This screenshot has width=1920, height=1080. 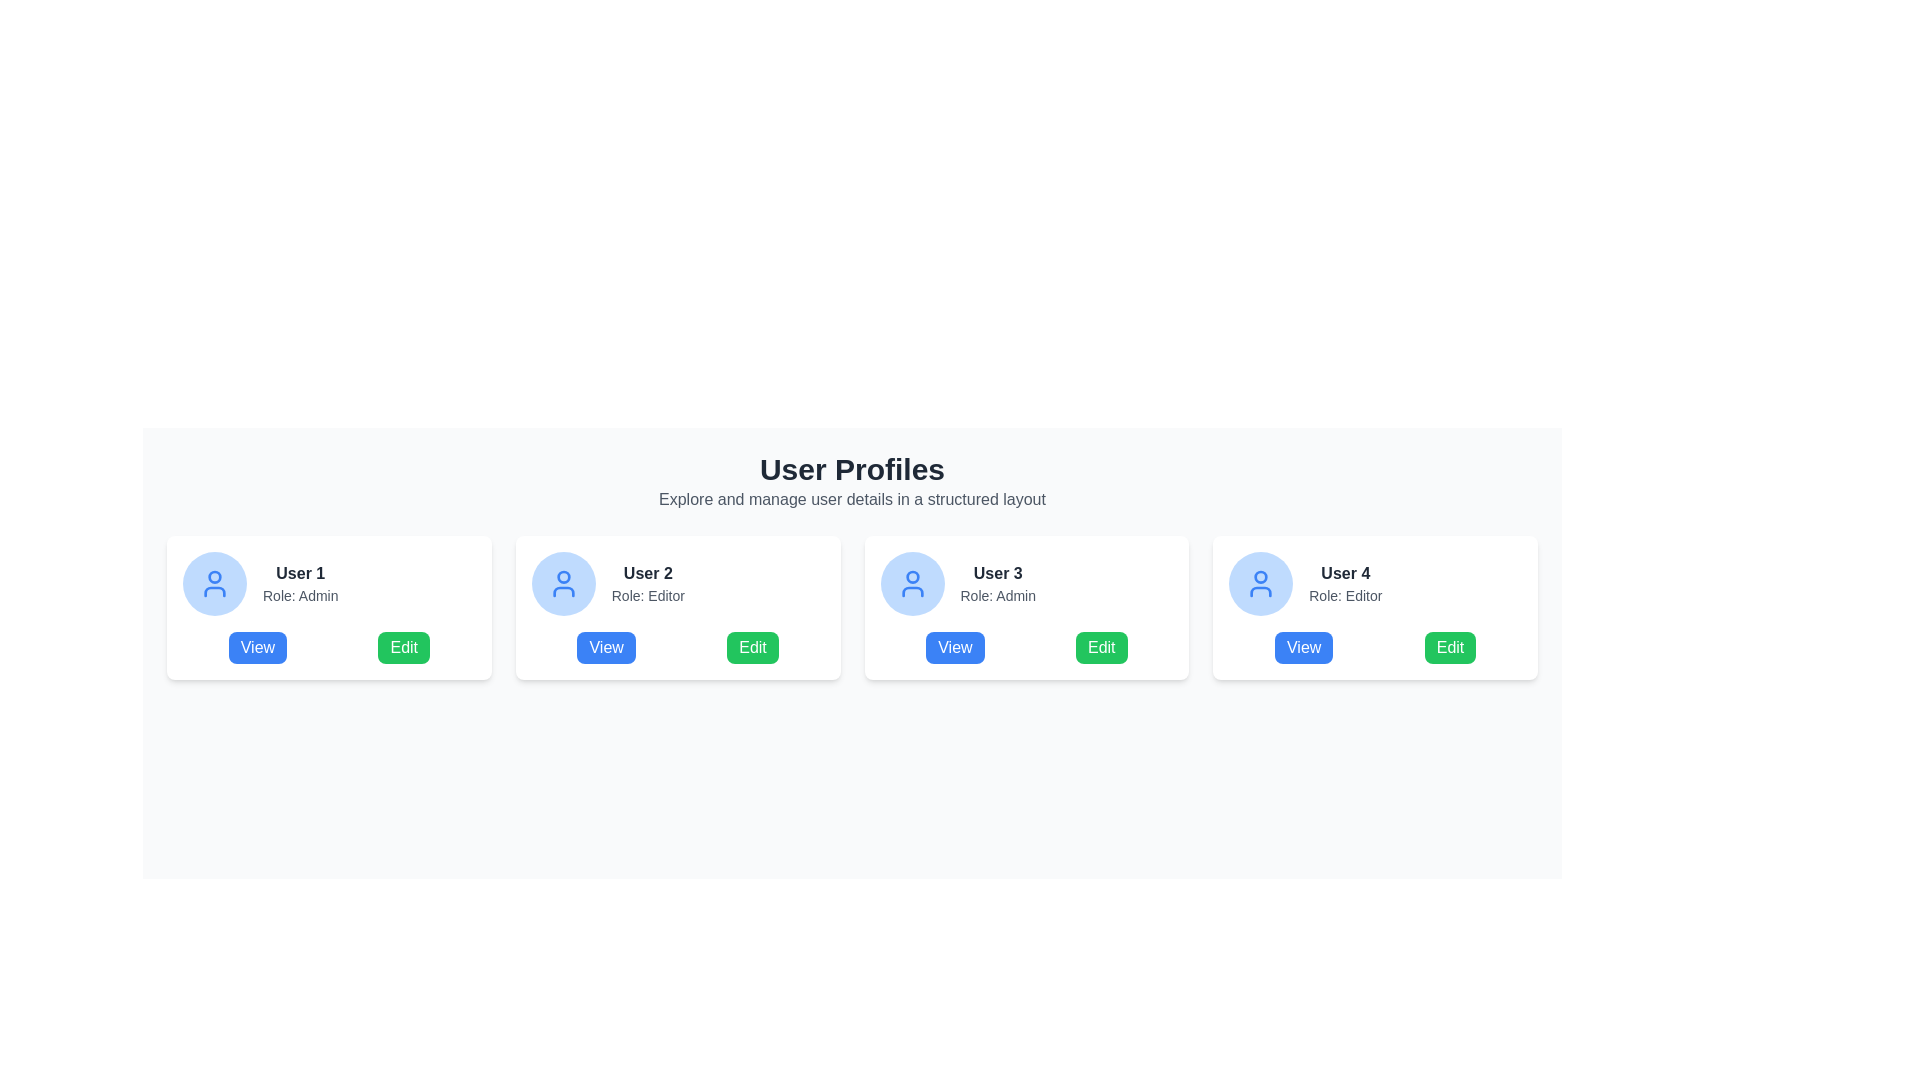 What do you see at coordinates (562, 577) in the screenshot?
I see `circular user profile image icon with a blue outline, located in the second user card from the left, using developer tools` at bounding box center [562, 577].